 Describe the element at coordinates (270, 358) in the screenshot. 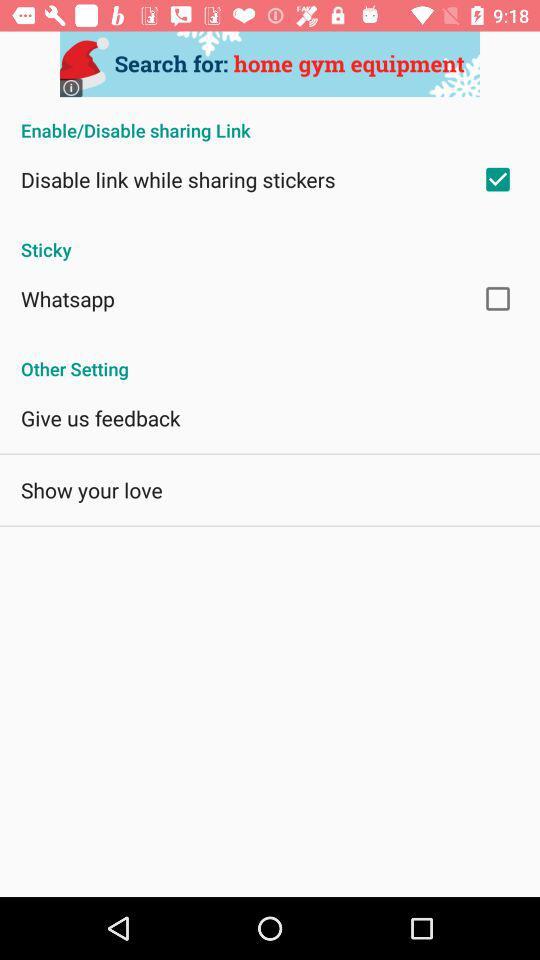

I see `other setting item` at that location.